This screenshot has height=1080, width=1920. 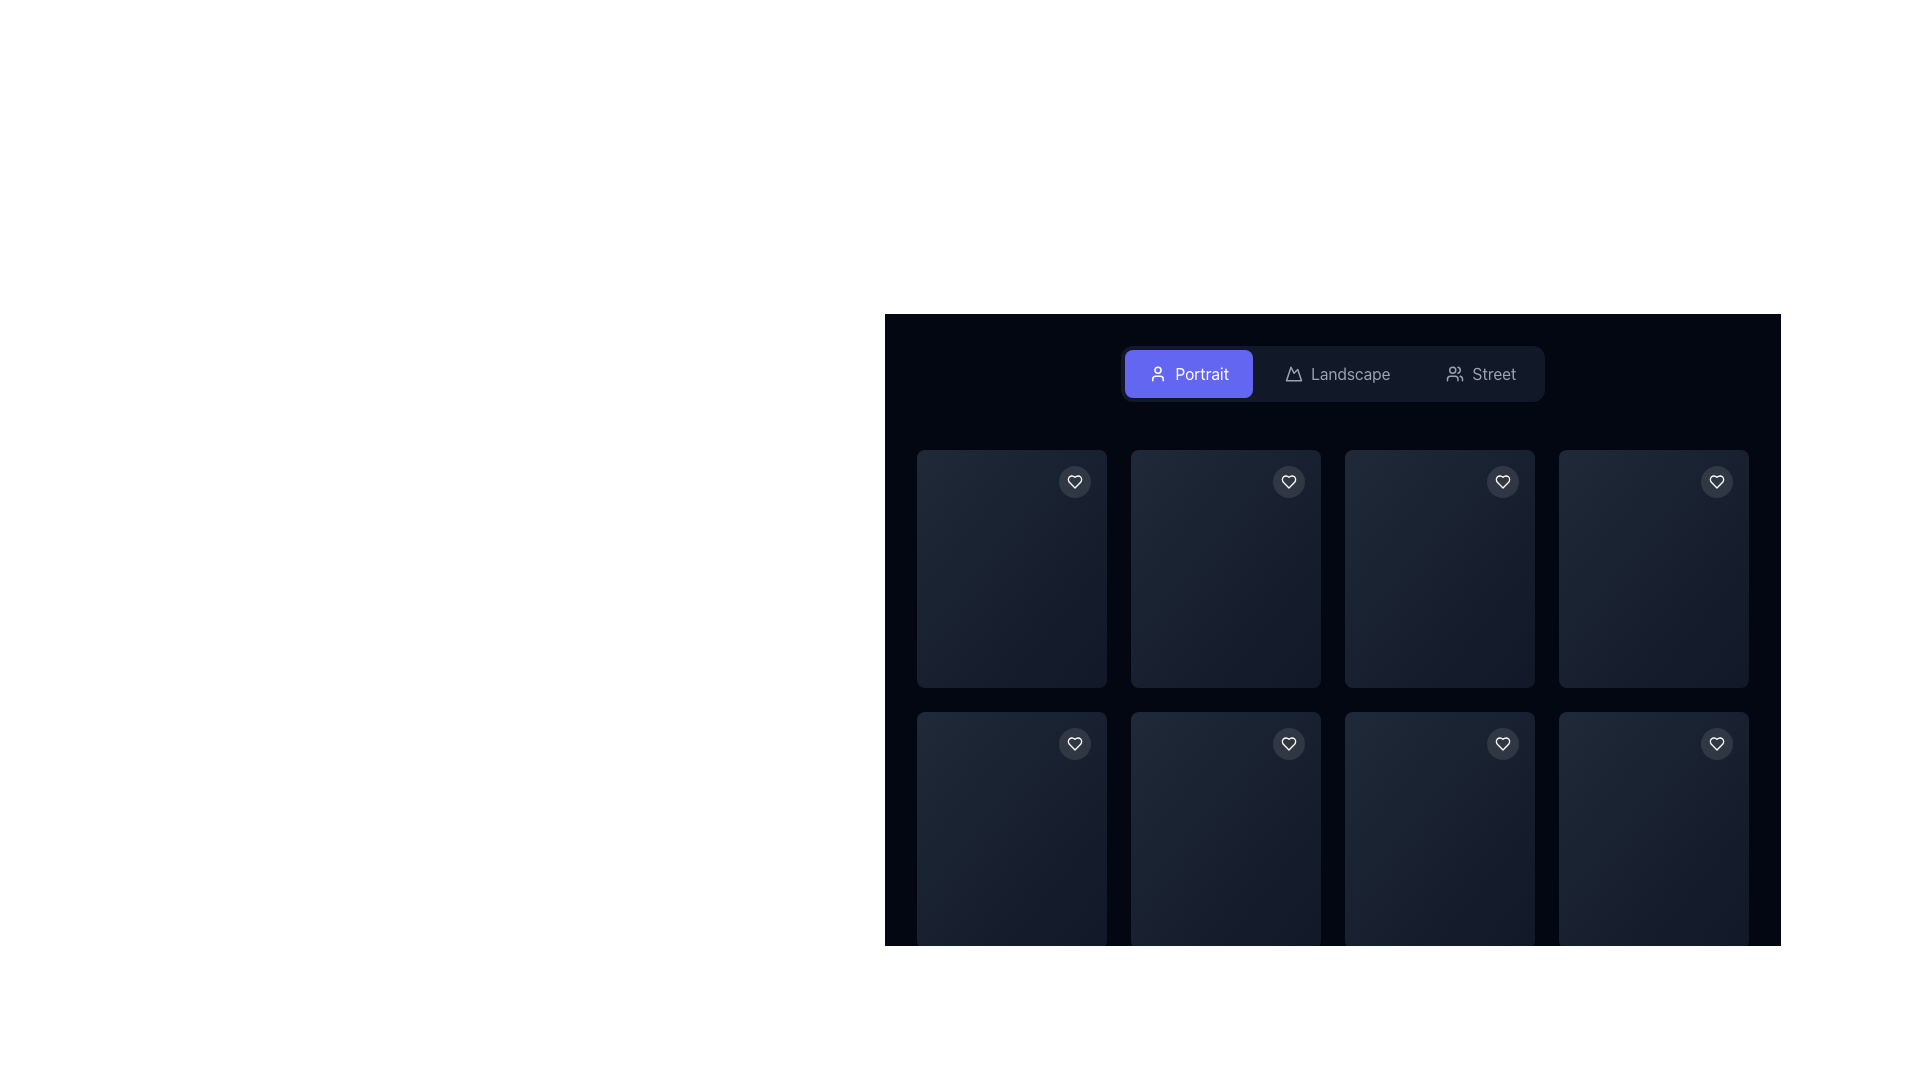 What do you see at coordinates (1074, 743) in the screenshot?
I see `the favorite icon button located in the top-right corner of the bottom-left card of the 3x3 grid` at bounding box center [1074, 743].